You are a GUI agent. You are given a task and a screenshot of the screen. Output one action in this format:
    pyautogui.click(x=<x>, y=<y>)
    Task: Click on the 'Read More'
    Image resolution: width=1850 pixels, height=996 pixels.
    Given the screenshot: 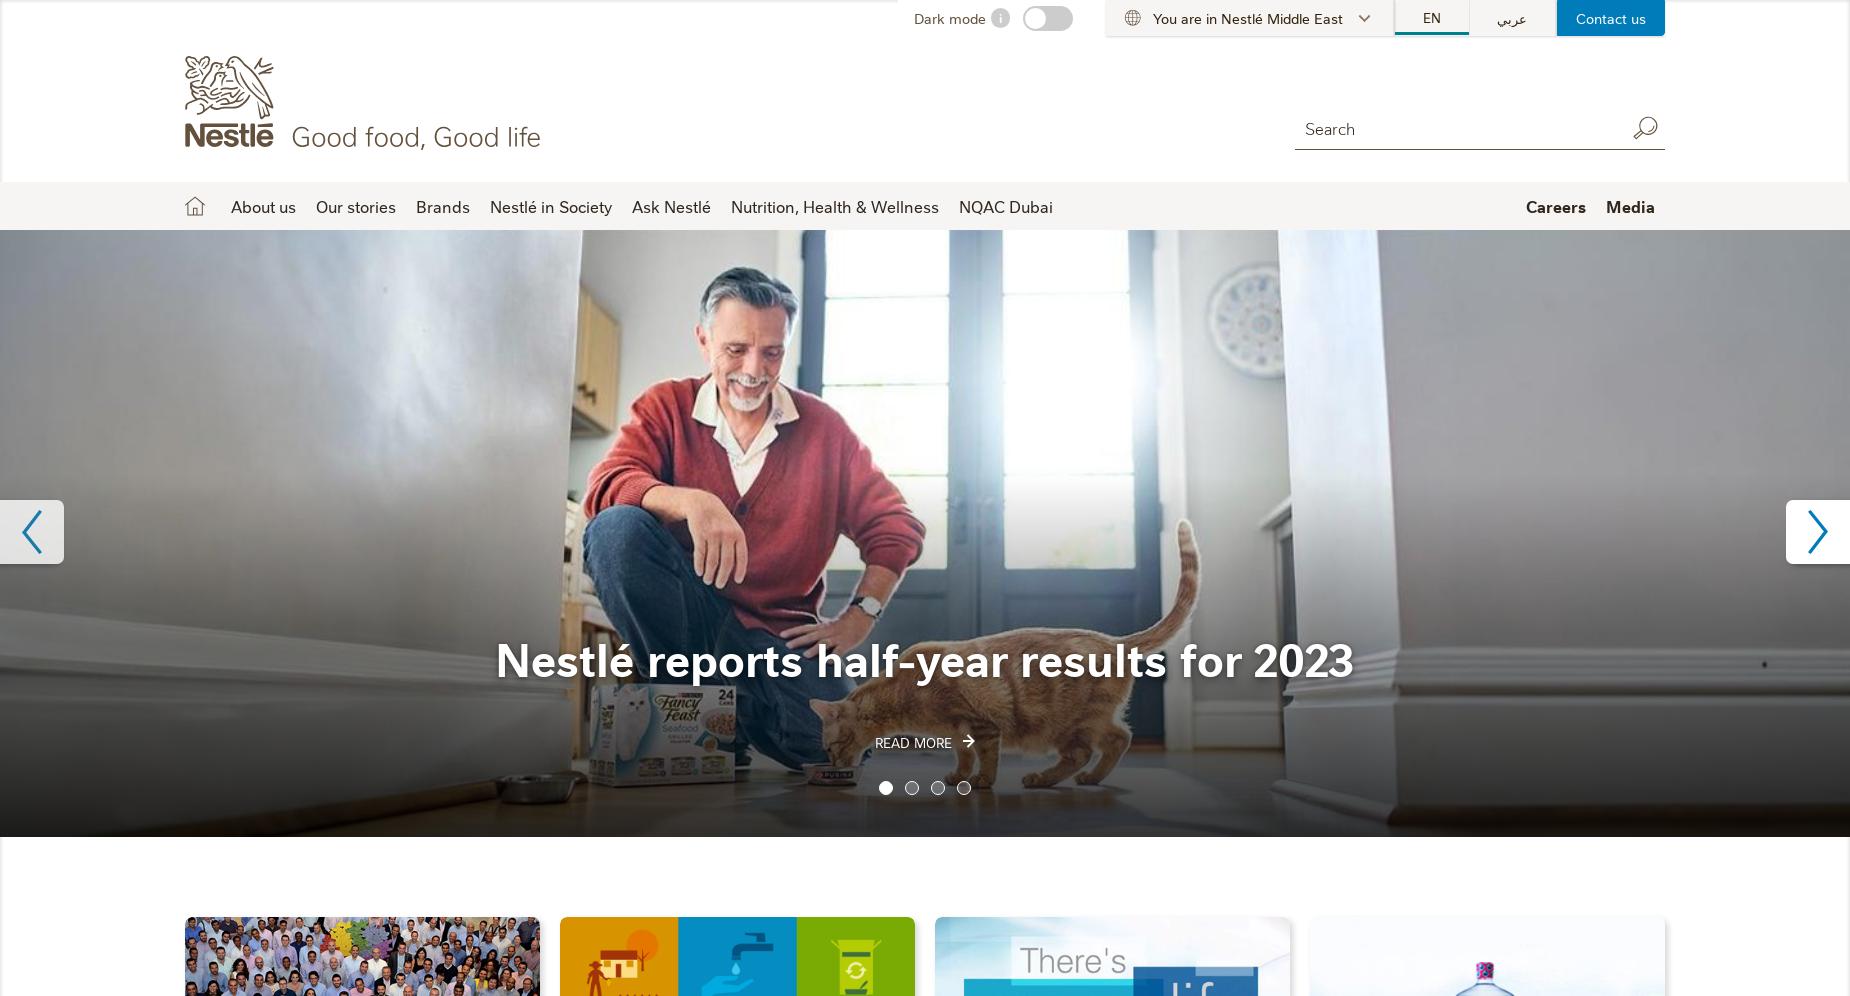 What is the action you would take?
    pyautogui.click(x=915, y=740)
    